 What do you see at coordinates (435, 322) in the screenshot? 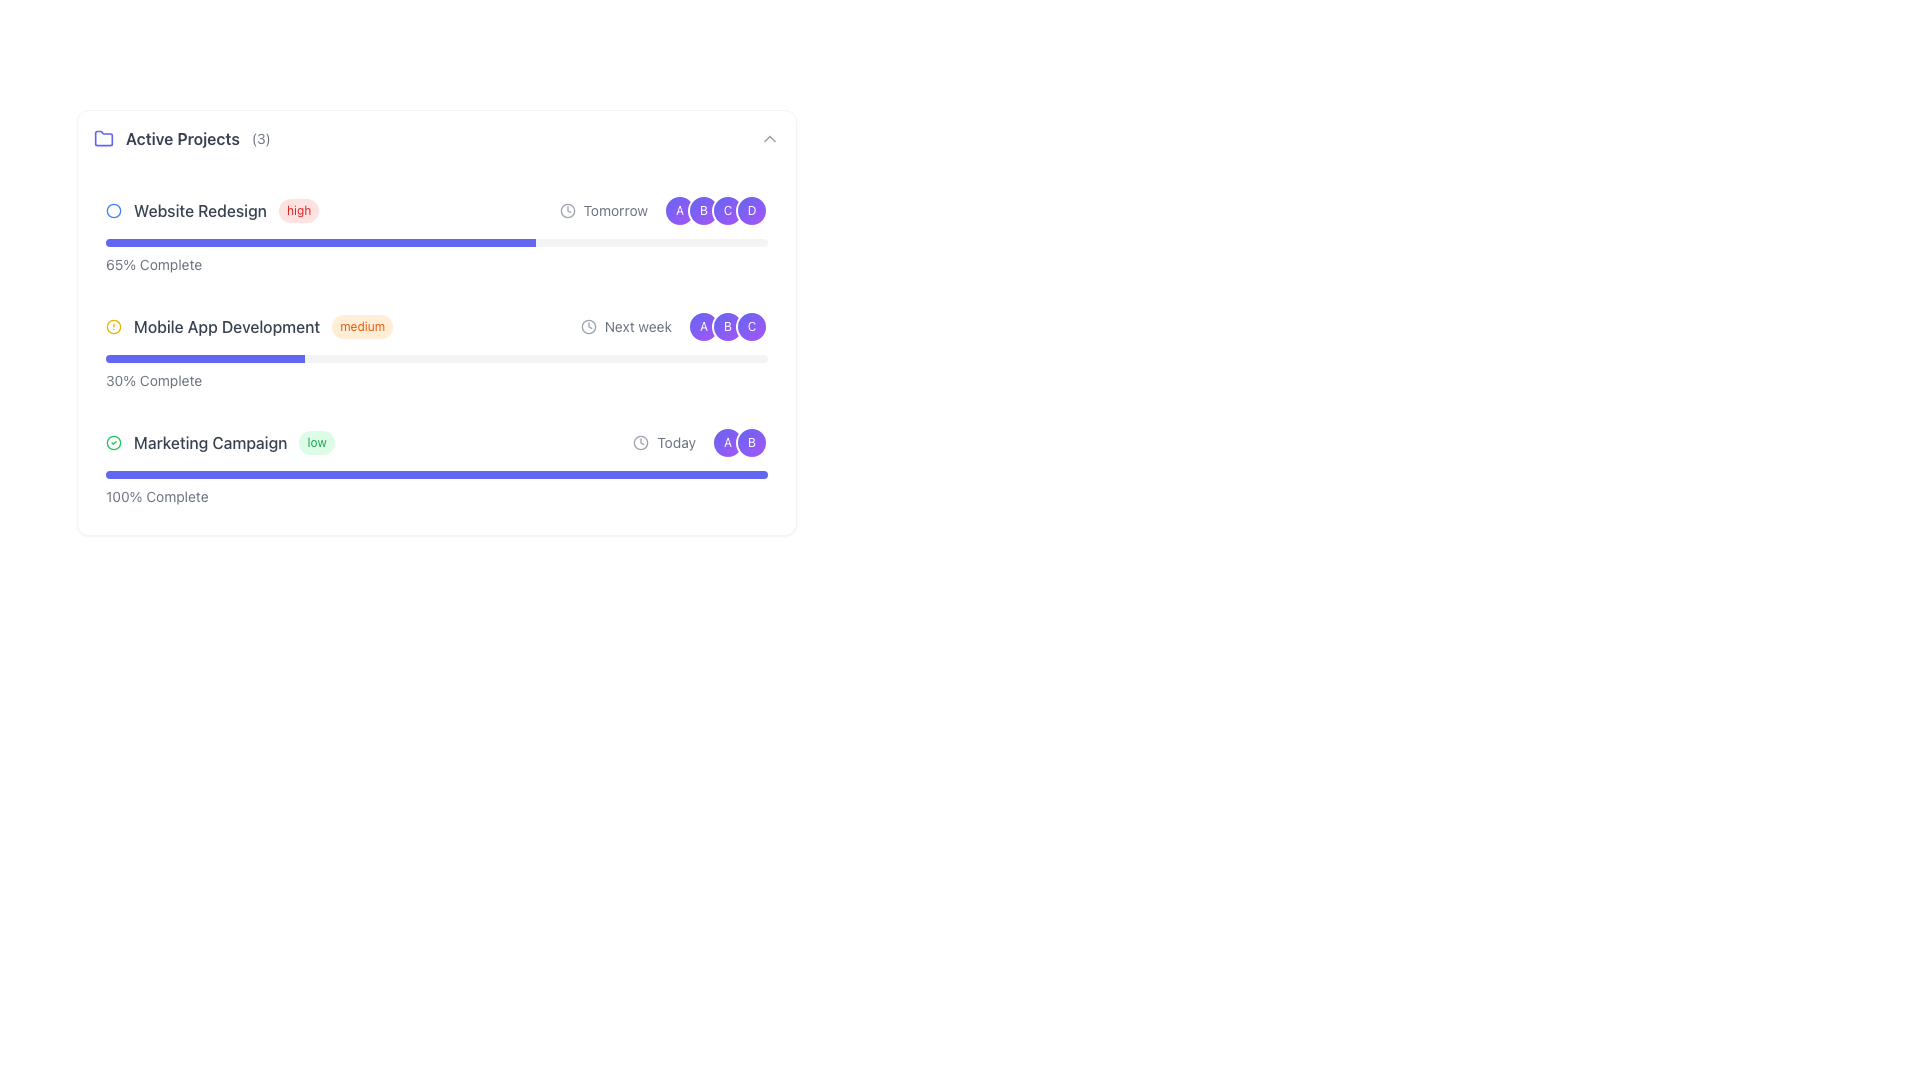
I see `the second project card in the 'Active Projects (3)' section` at bounding box center [435, 322].